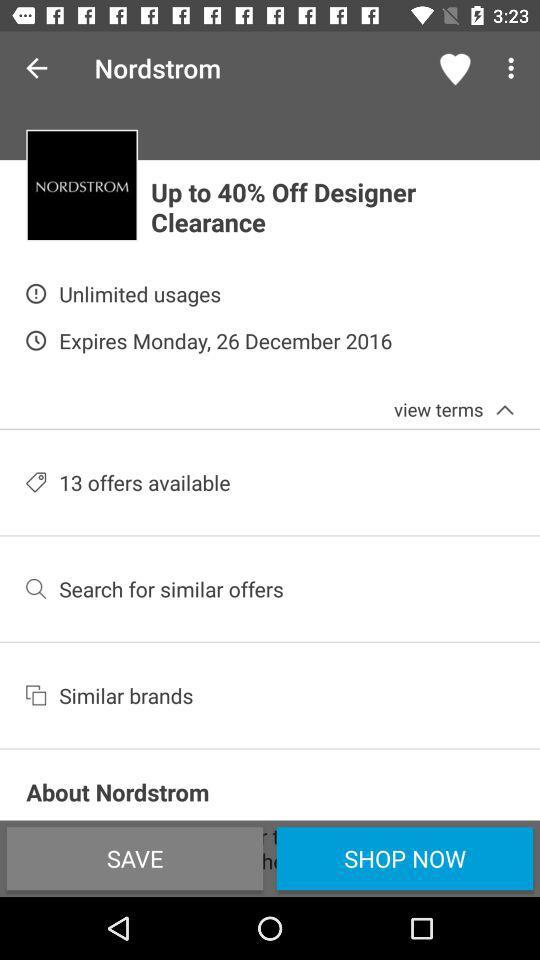  I want to click on the icon which is left to three dots, so click(456, 68).